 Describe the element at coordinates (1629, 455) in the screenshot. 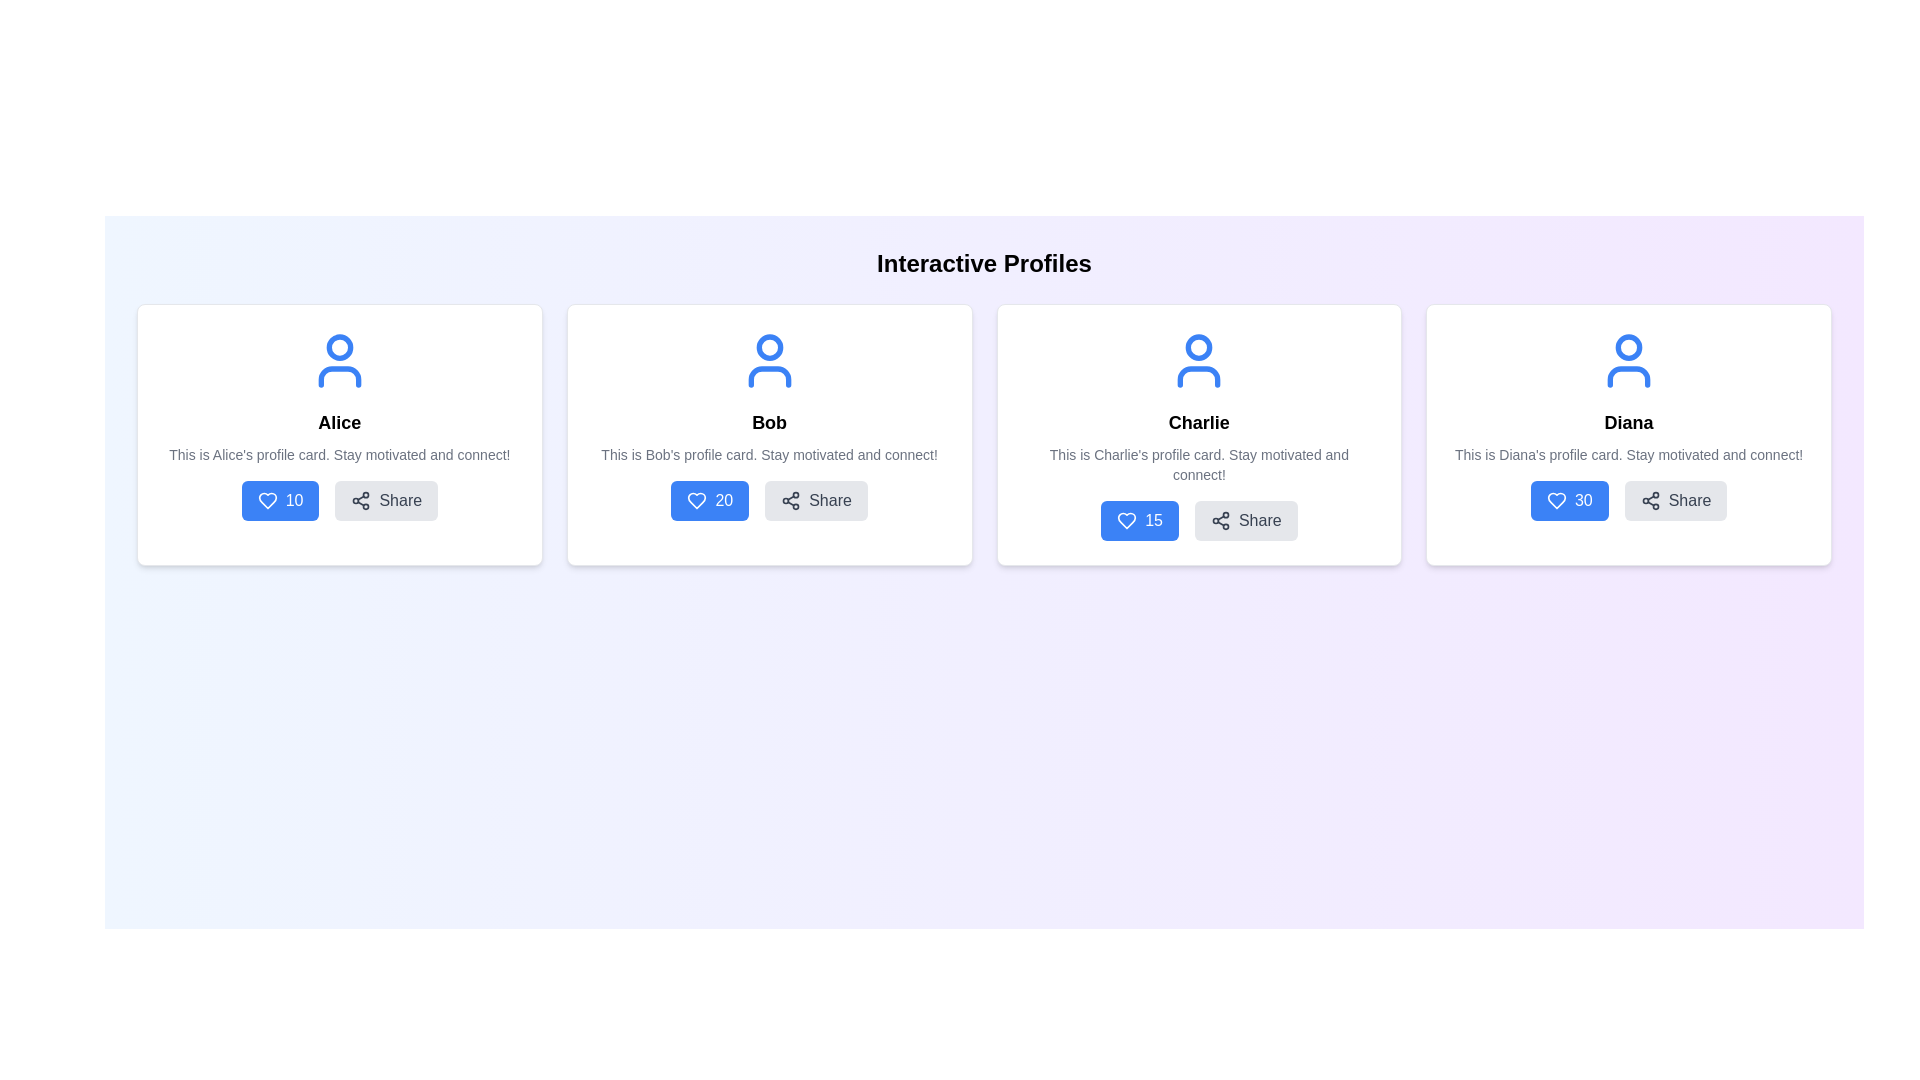

I see `the textual description that contains the phrase 'This is Diana's profile card. Stay motivated and connect!' located centrally below the 'Diana' title in the profile card` at that location.